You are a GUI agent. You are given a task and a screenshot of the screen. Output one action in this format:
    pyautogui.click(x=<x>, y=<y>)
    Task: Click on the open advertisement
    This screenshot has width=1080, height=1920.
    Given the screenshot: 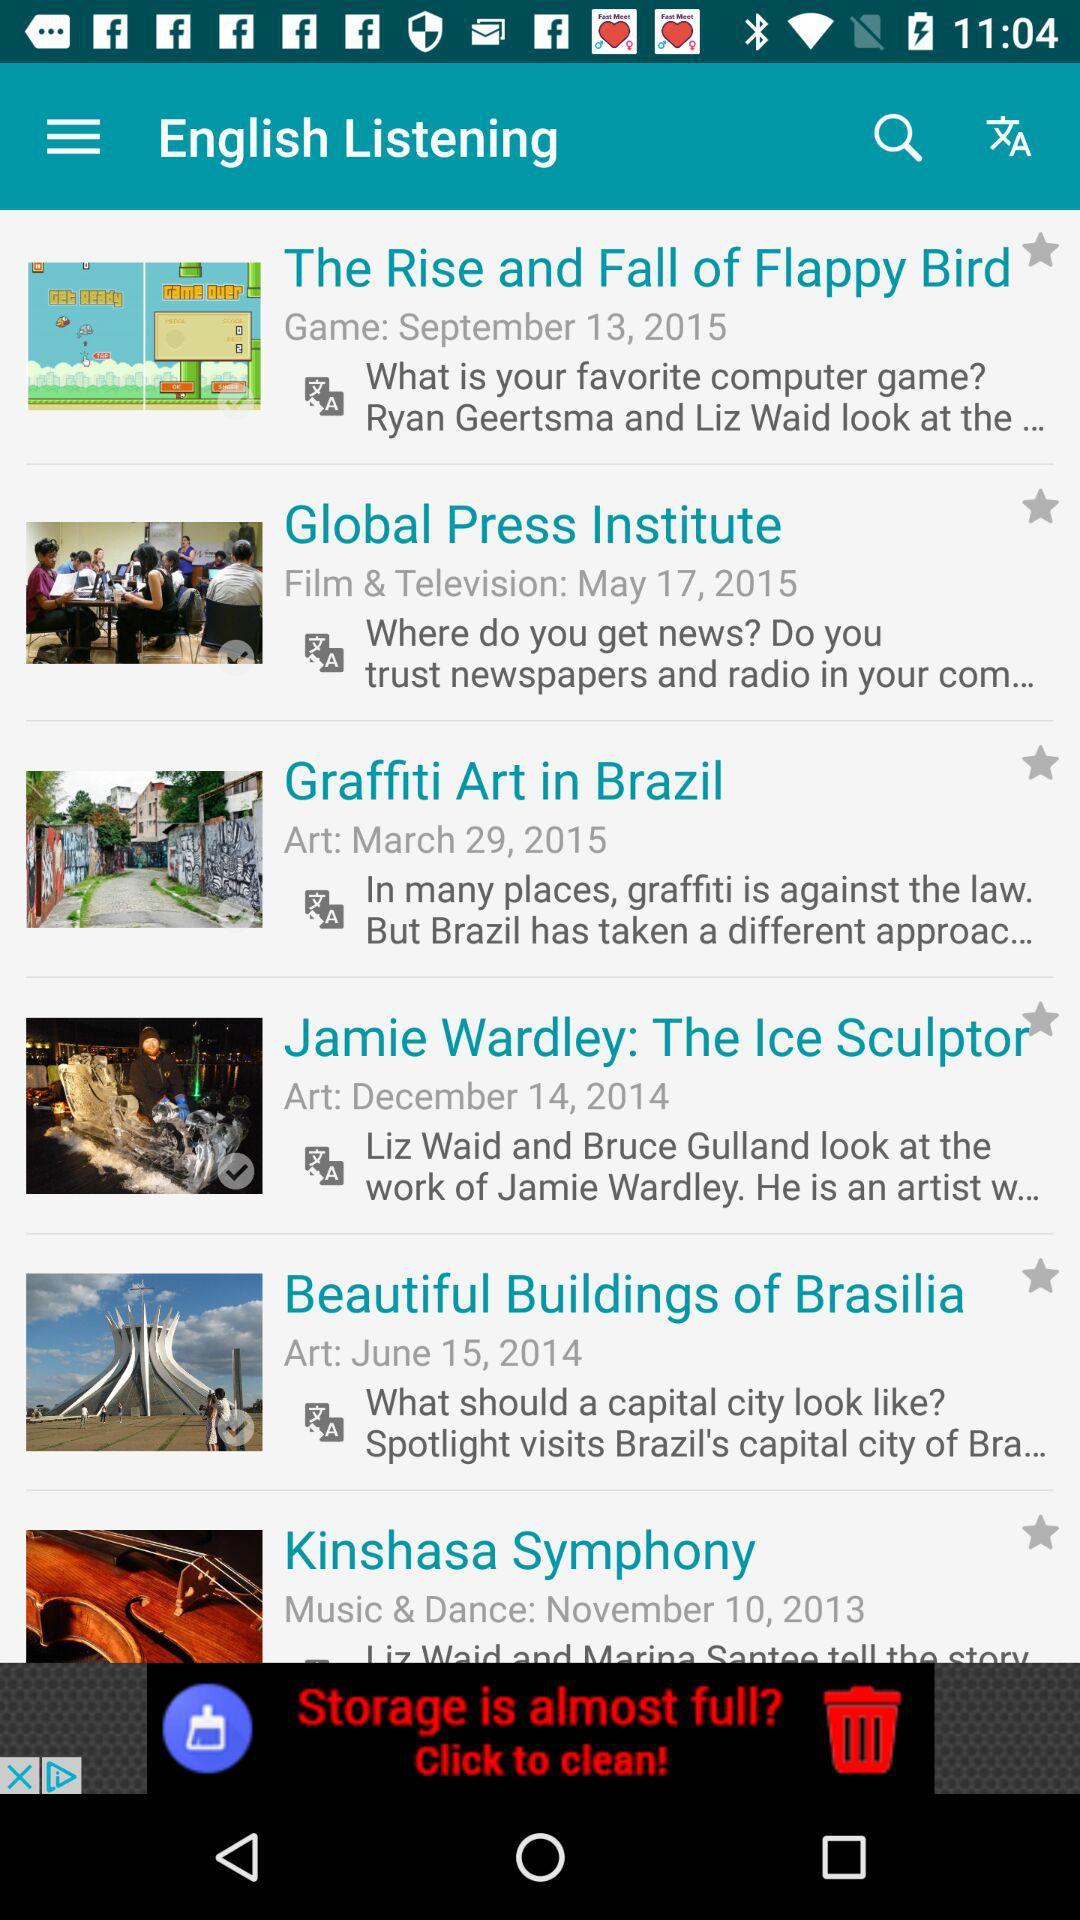 What is the action you would take?
    pyautogui.click(x=540, y=1727)
    